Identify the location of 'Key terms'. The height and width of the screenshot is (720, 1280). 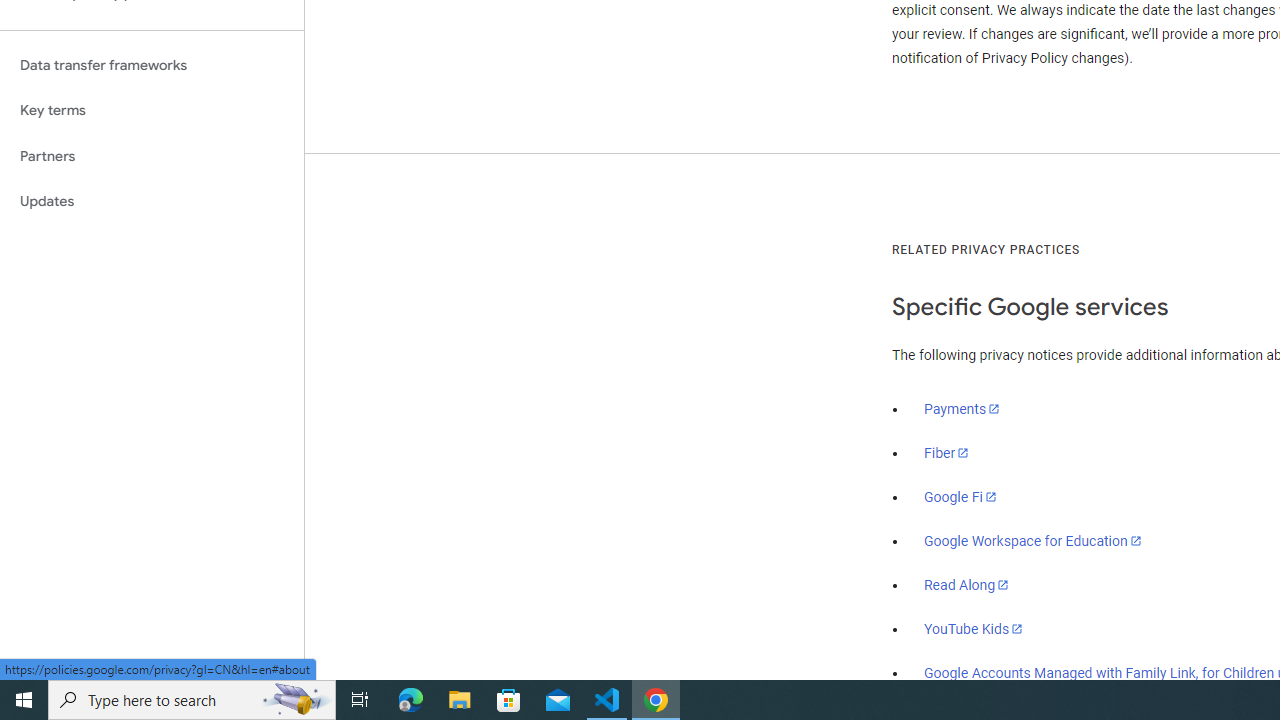
(151, 110).